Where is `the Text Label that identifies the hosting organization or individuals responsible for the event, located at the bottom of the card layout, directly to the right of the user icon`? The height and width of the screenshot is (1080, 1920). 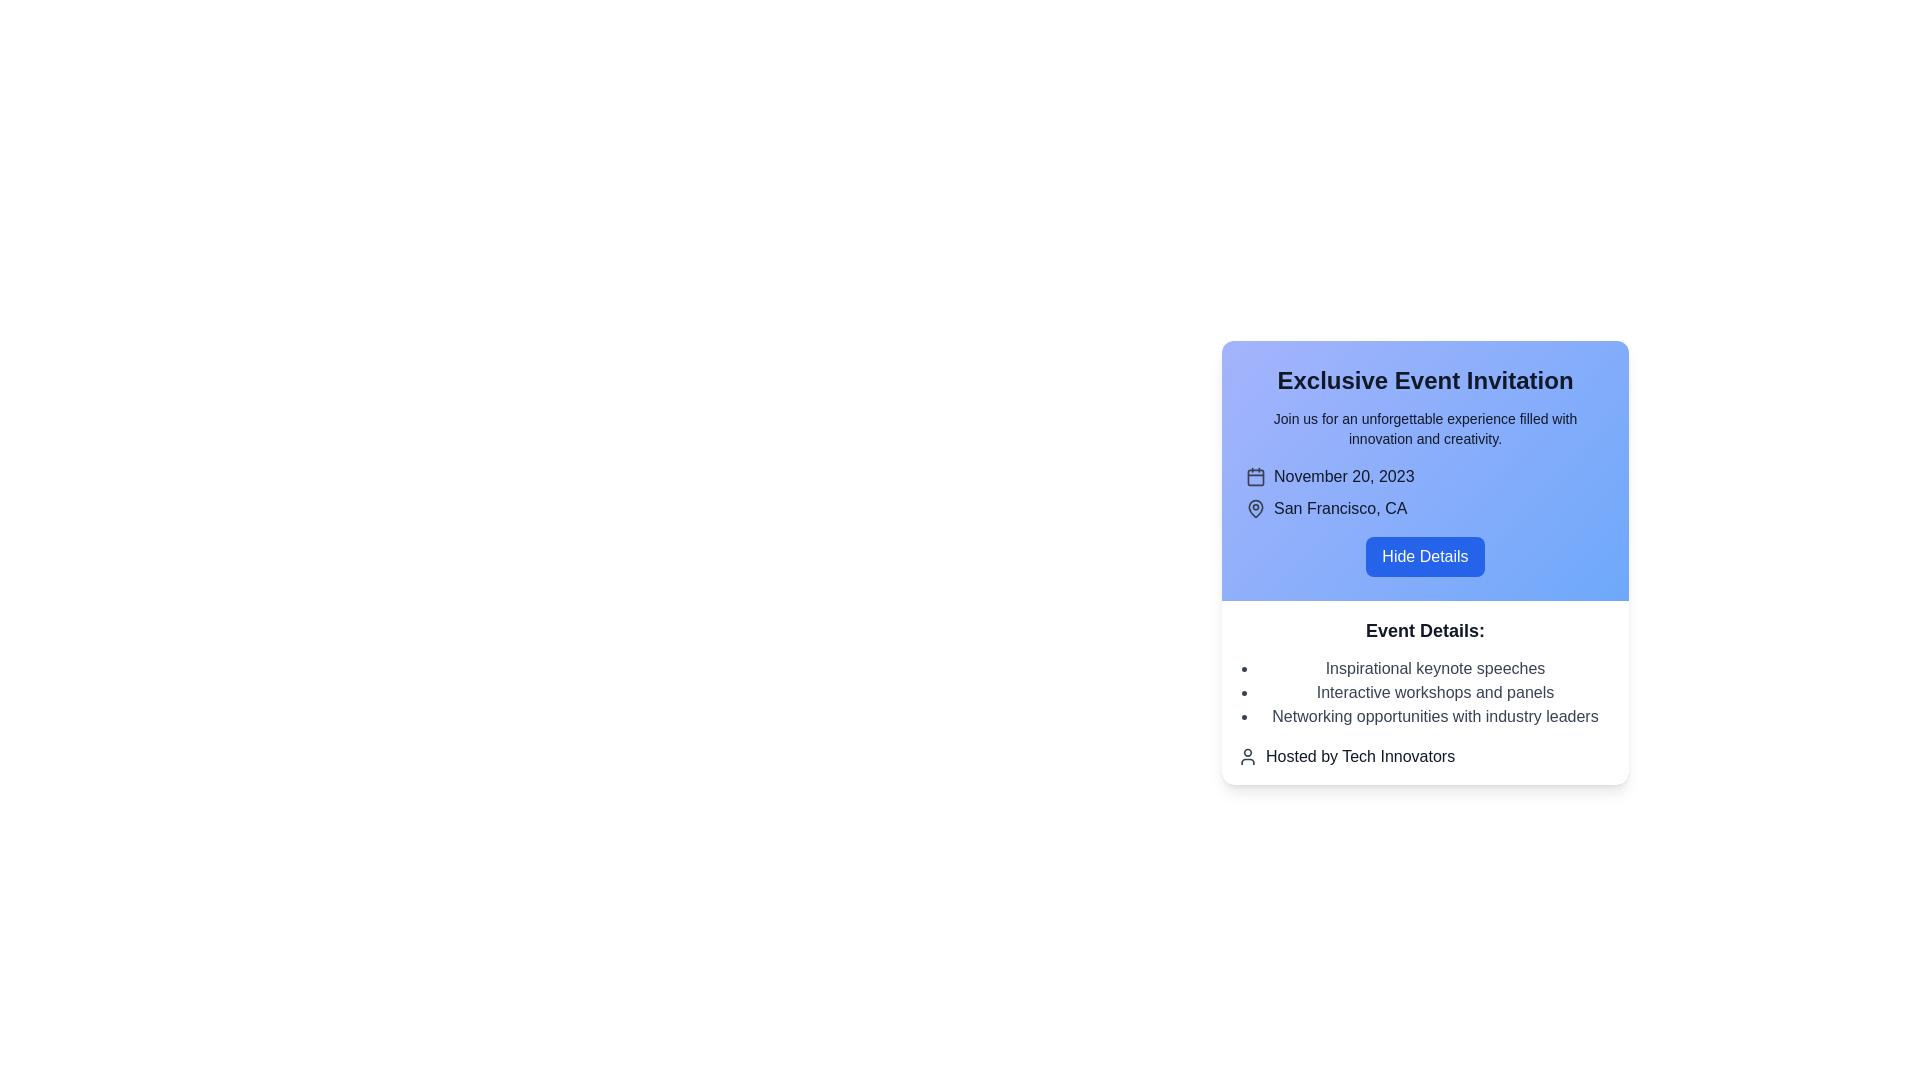
the Text Label that identifies the hosting organization or individuals responsible for the event, located at the bottom of the card layout, directly to the right of the user icon is located at coordinates (1360, 756).